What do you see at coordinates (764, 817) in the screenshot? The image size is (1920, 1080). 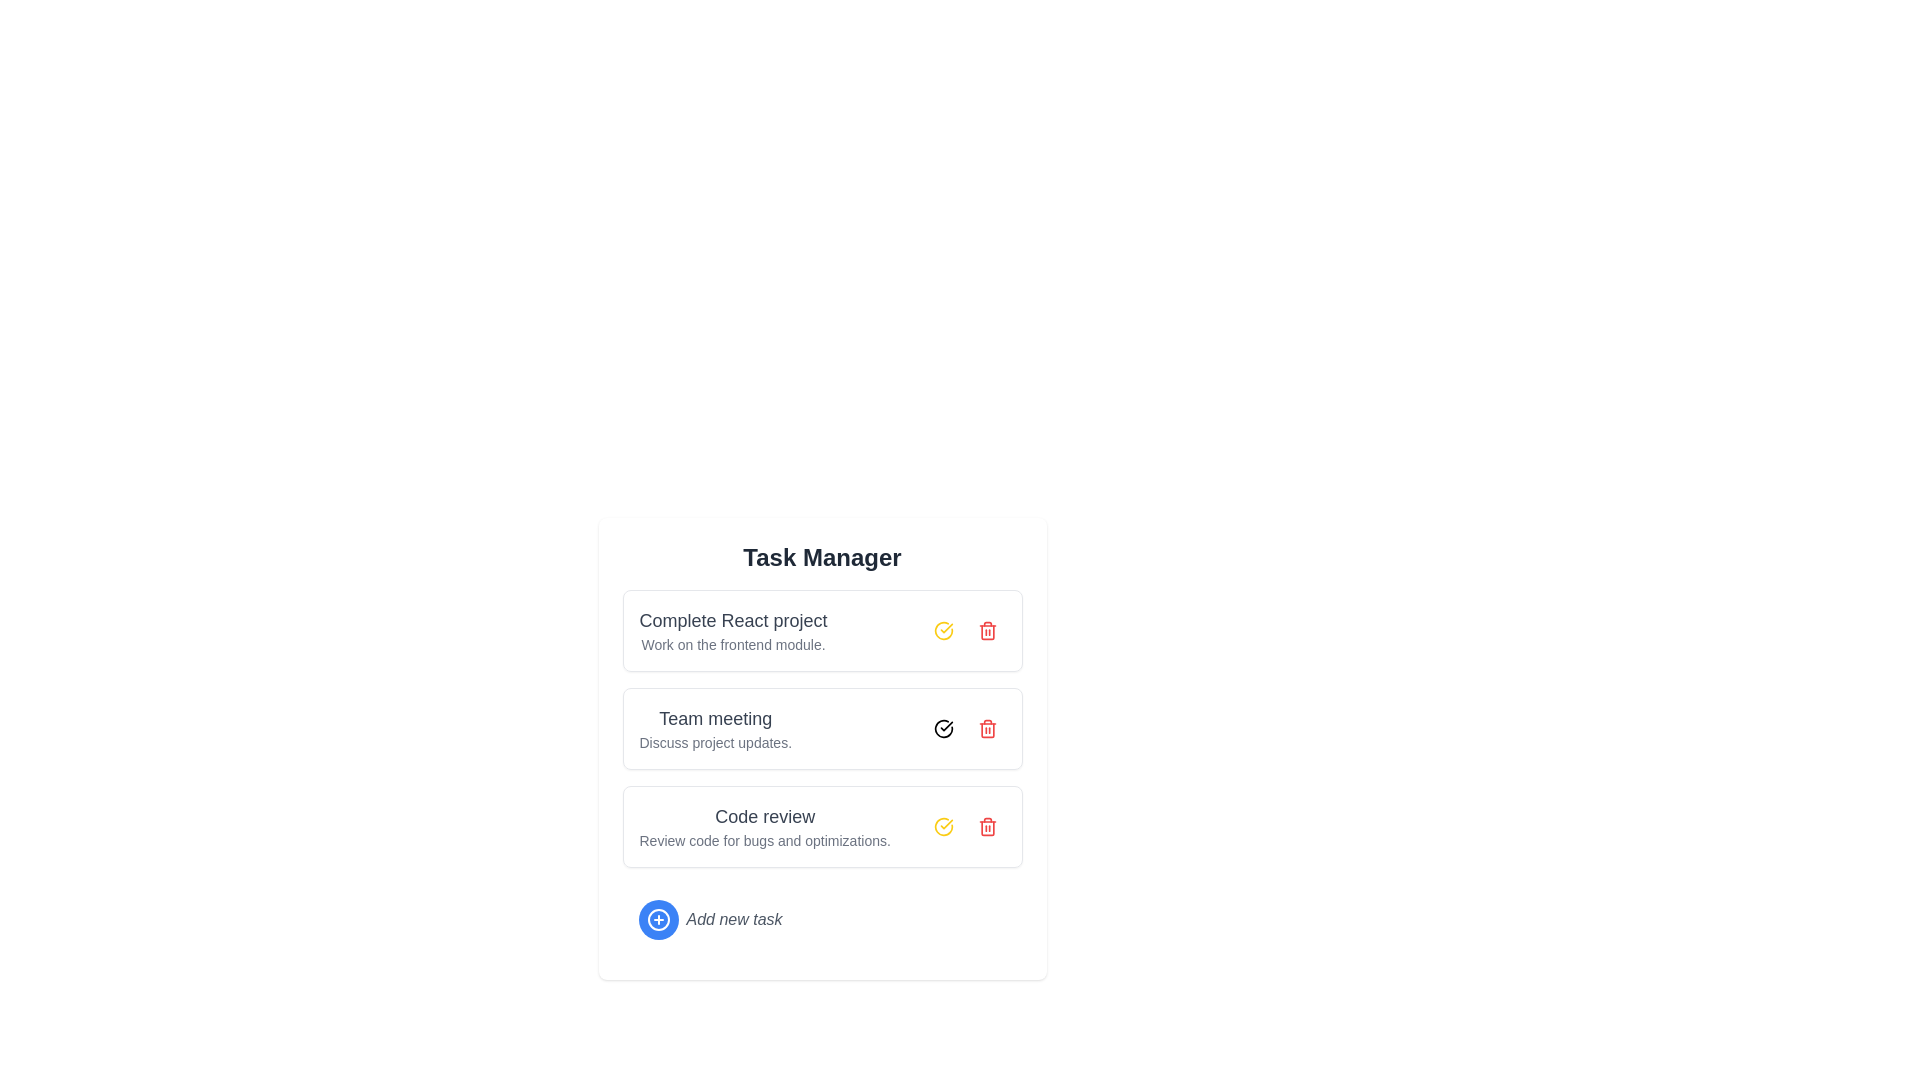 I see `the static text label displaying 'Code review' in the Task Manager interface` at bounding box center [764, 817].